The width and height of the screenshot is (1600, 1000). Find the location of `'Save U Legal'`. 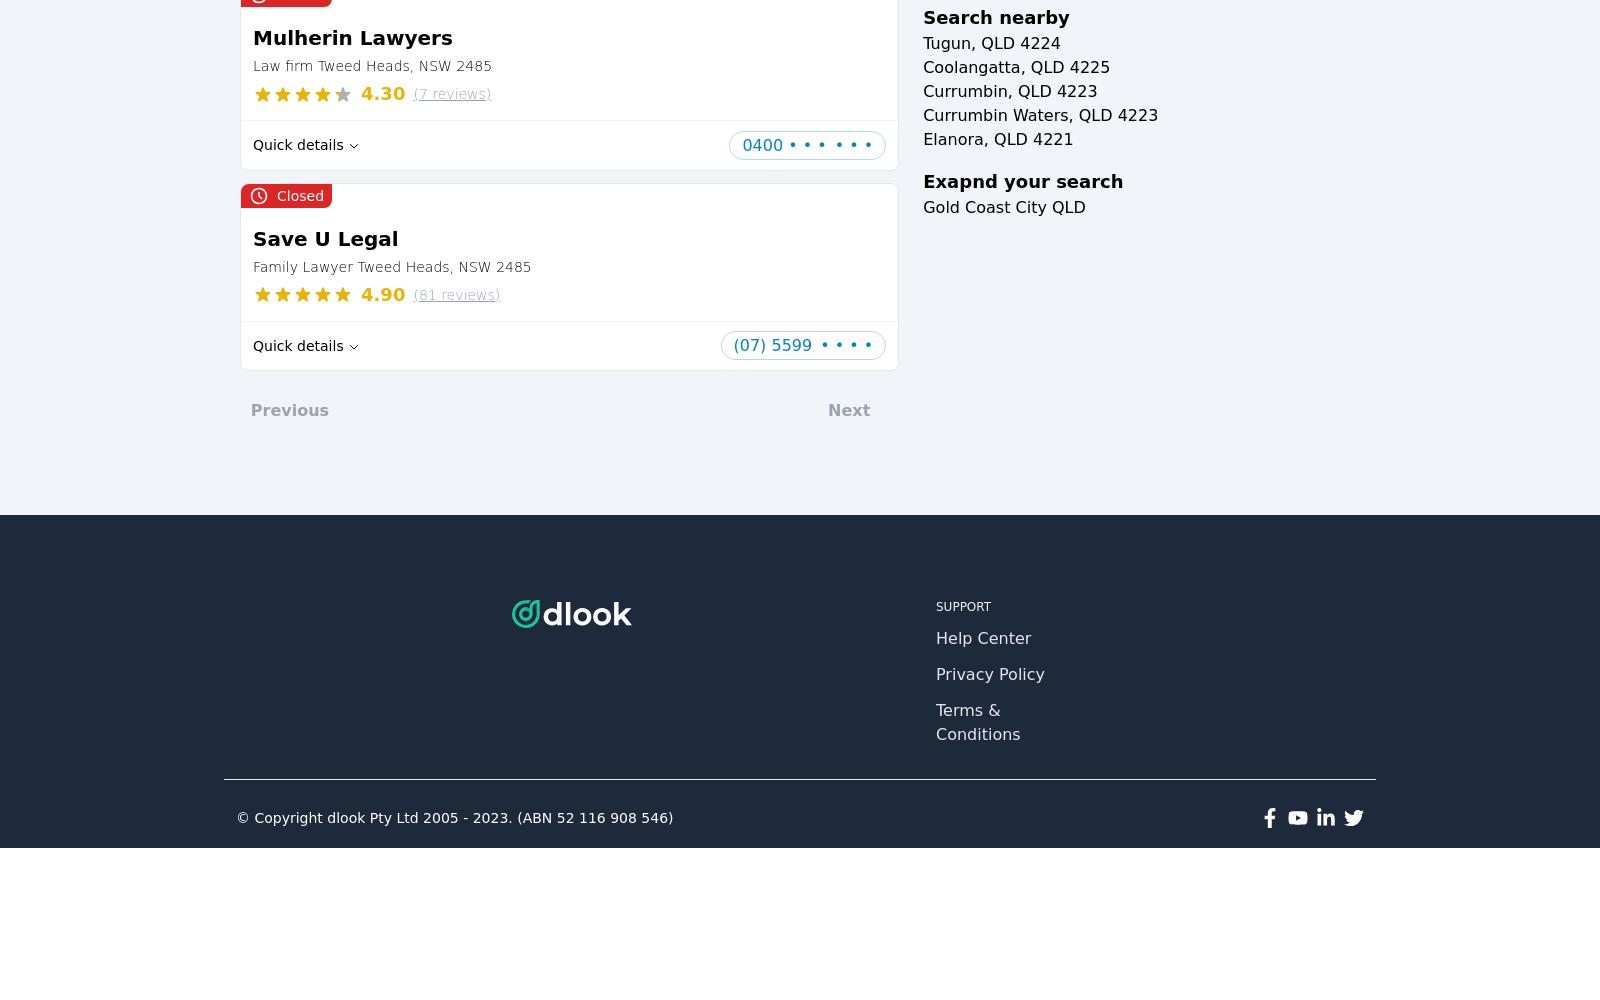

'Save U Legal' is located at coordinates (325, 237).